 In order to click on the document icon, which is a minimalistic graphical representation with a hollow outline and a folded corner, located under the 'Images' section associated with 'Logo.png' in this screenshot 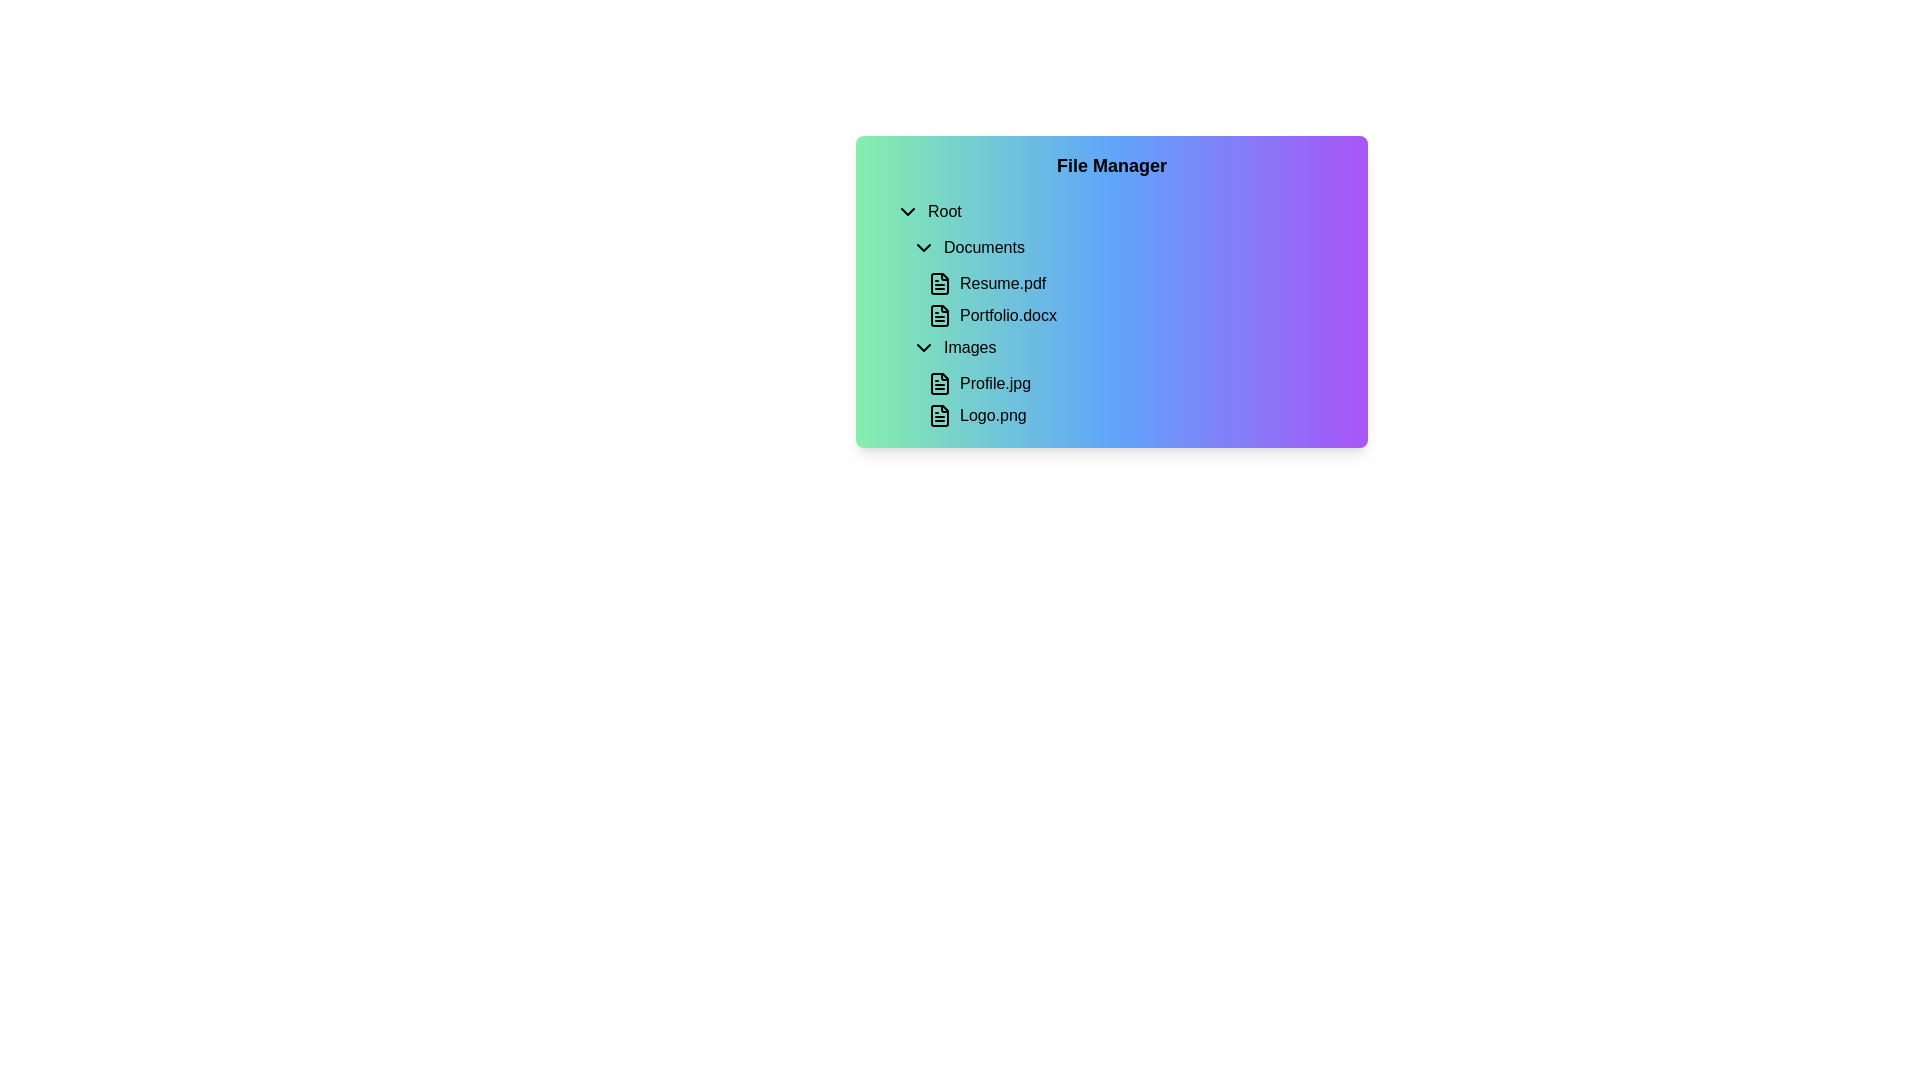, I will do `click(939, 415)`.